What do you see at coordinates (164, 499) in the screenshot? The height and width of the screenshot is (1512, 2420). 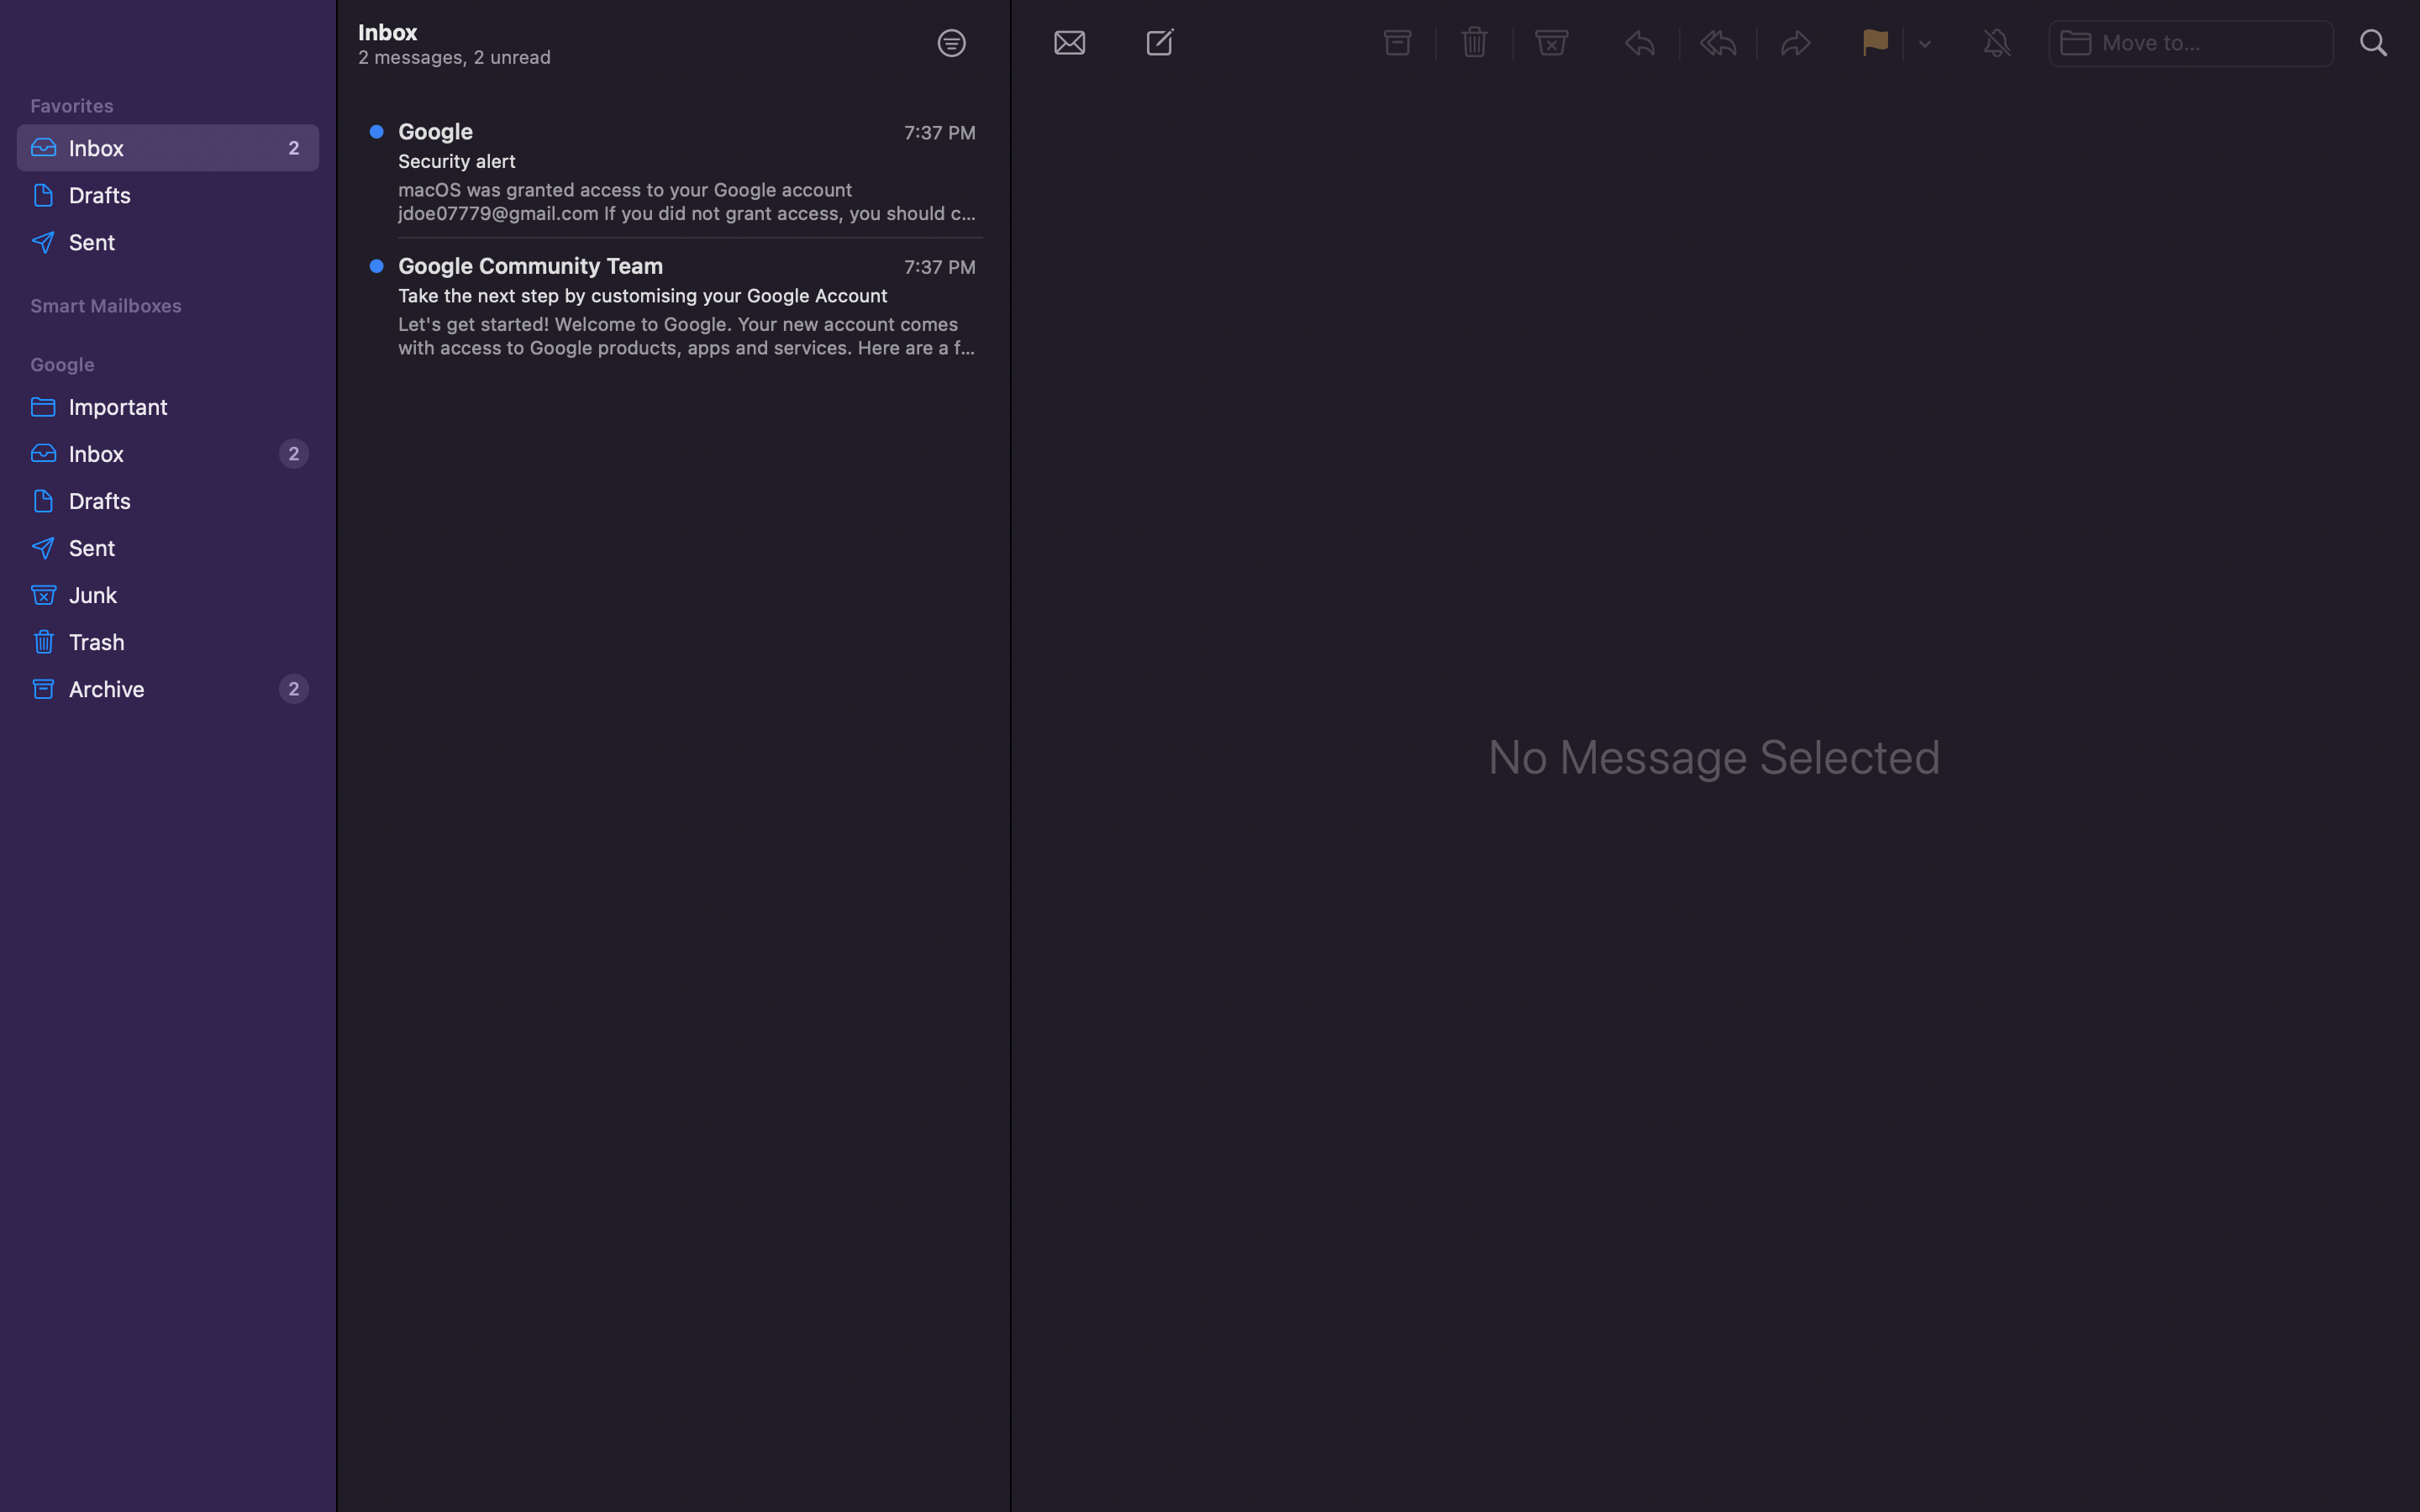 I see `the option for accessing the drafts` at bounding box center [164, 499].